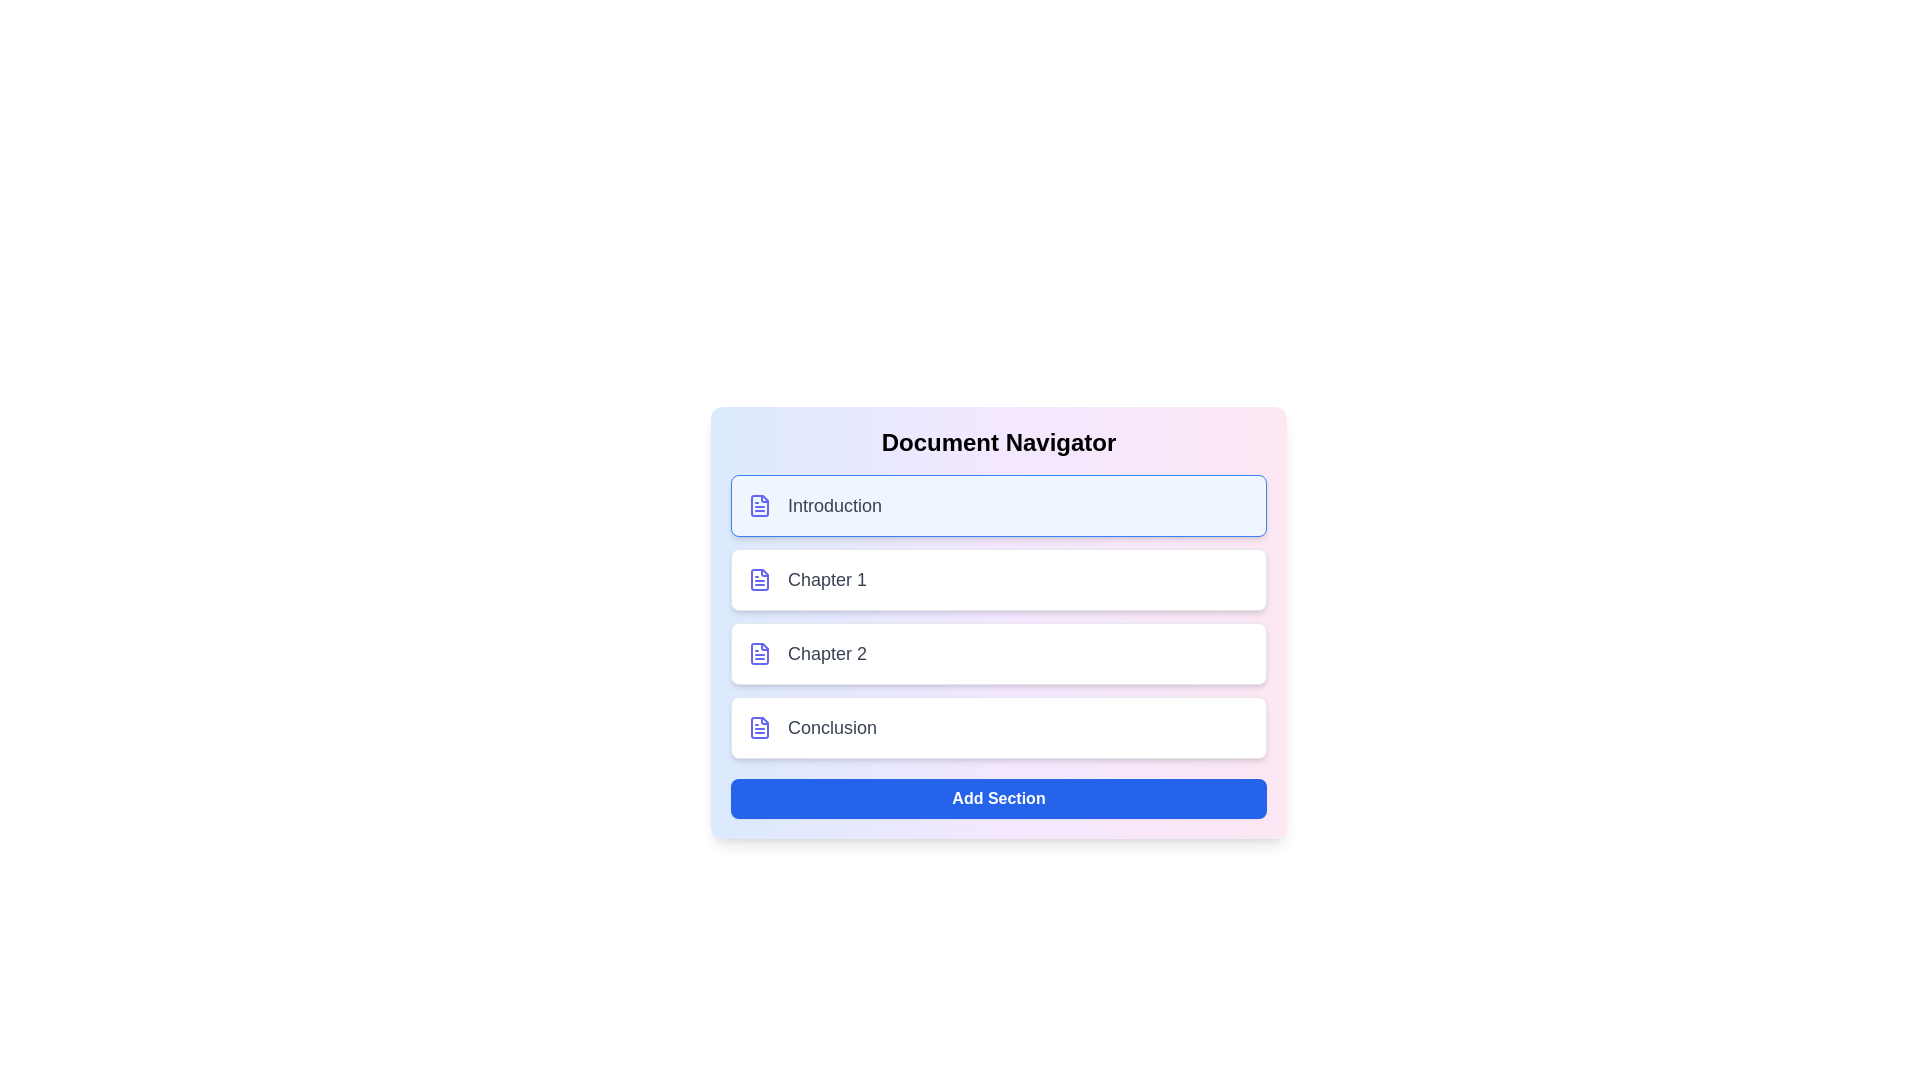  What do you see at coordinates (998, 579) in the screenshot?
I see `the section corresponding to Chapter 1 by clicking on its list item` at bounding box center [998, 579].